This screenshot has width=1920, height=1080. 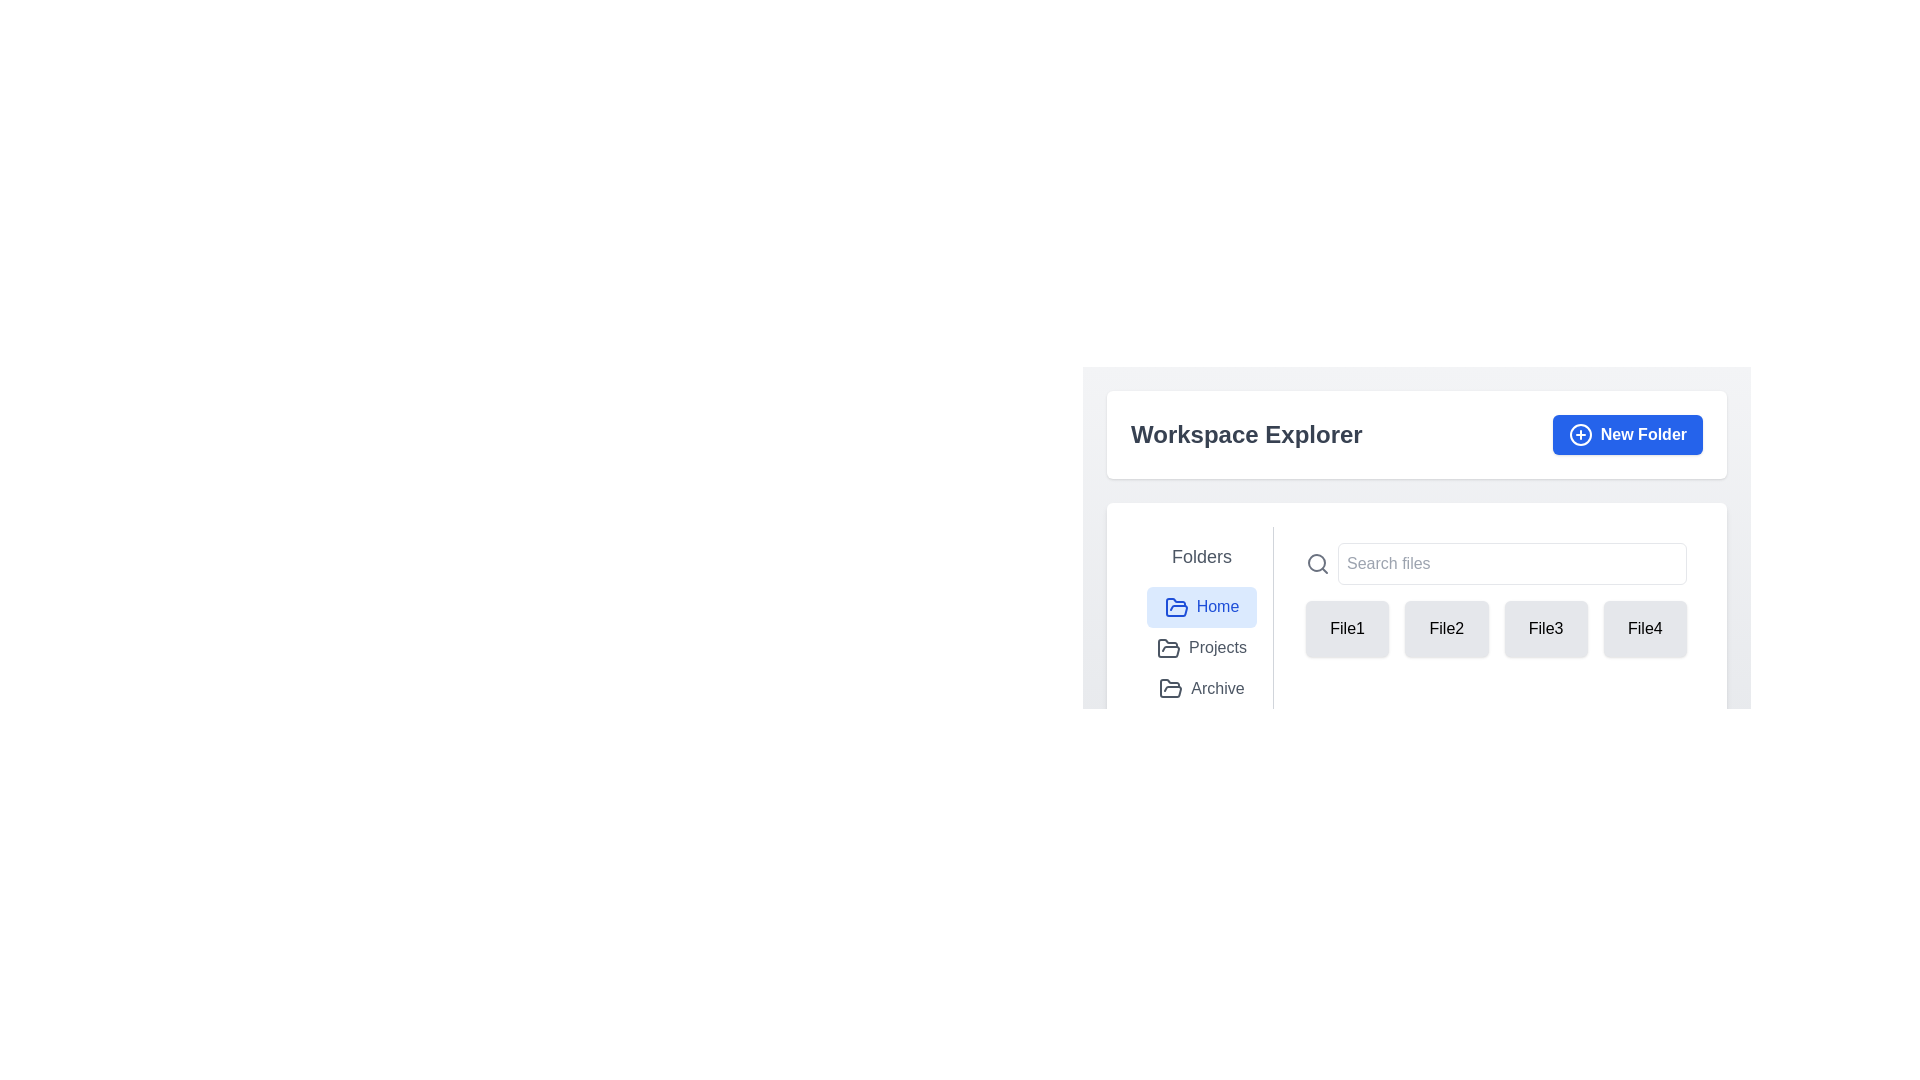 What do you see at coordinates (1545, 627) in the screenshot?
I see `the 'File3' button, which is a rectangular button with a light gray background and rounded corners` at bounding box center [1545, 627].